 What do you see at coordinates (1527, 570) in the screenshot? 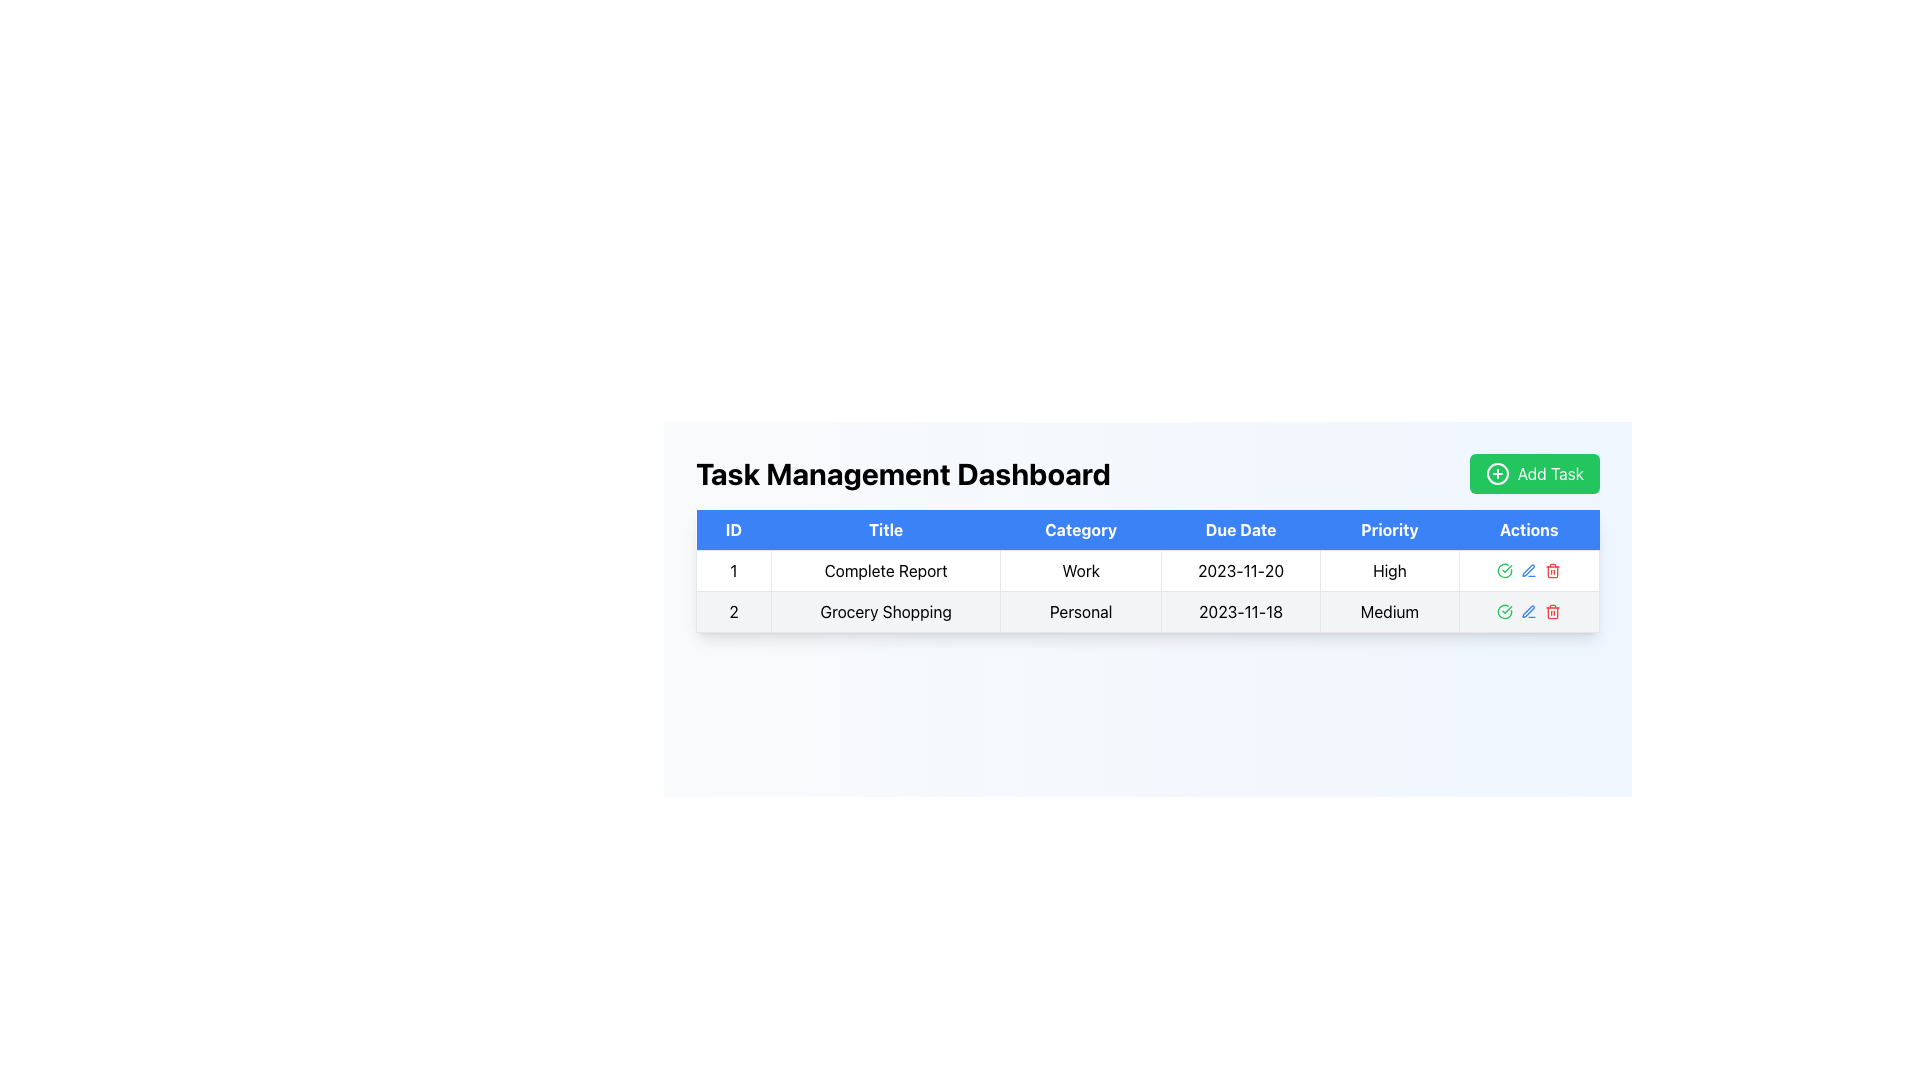
I see `the edit icon button located in the Actions section of the task management table to modify task details` at bounding box center [1527, 570].